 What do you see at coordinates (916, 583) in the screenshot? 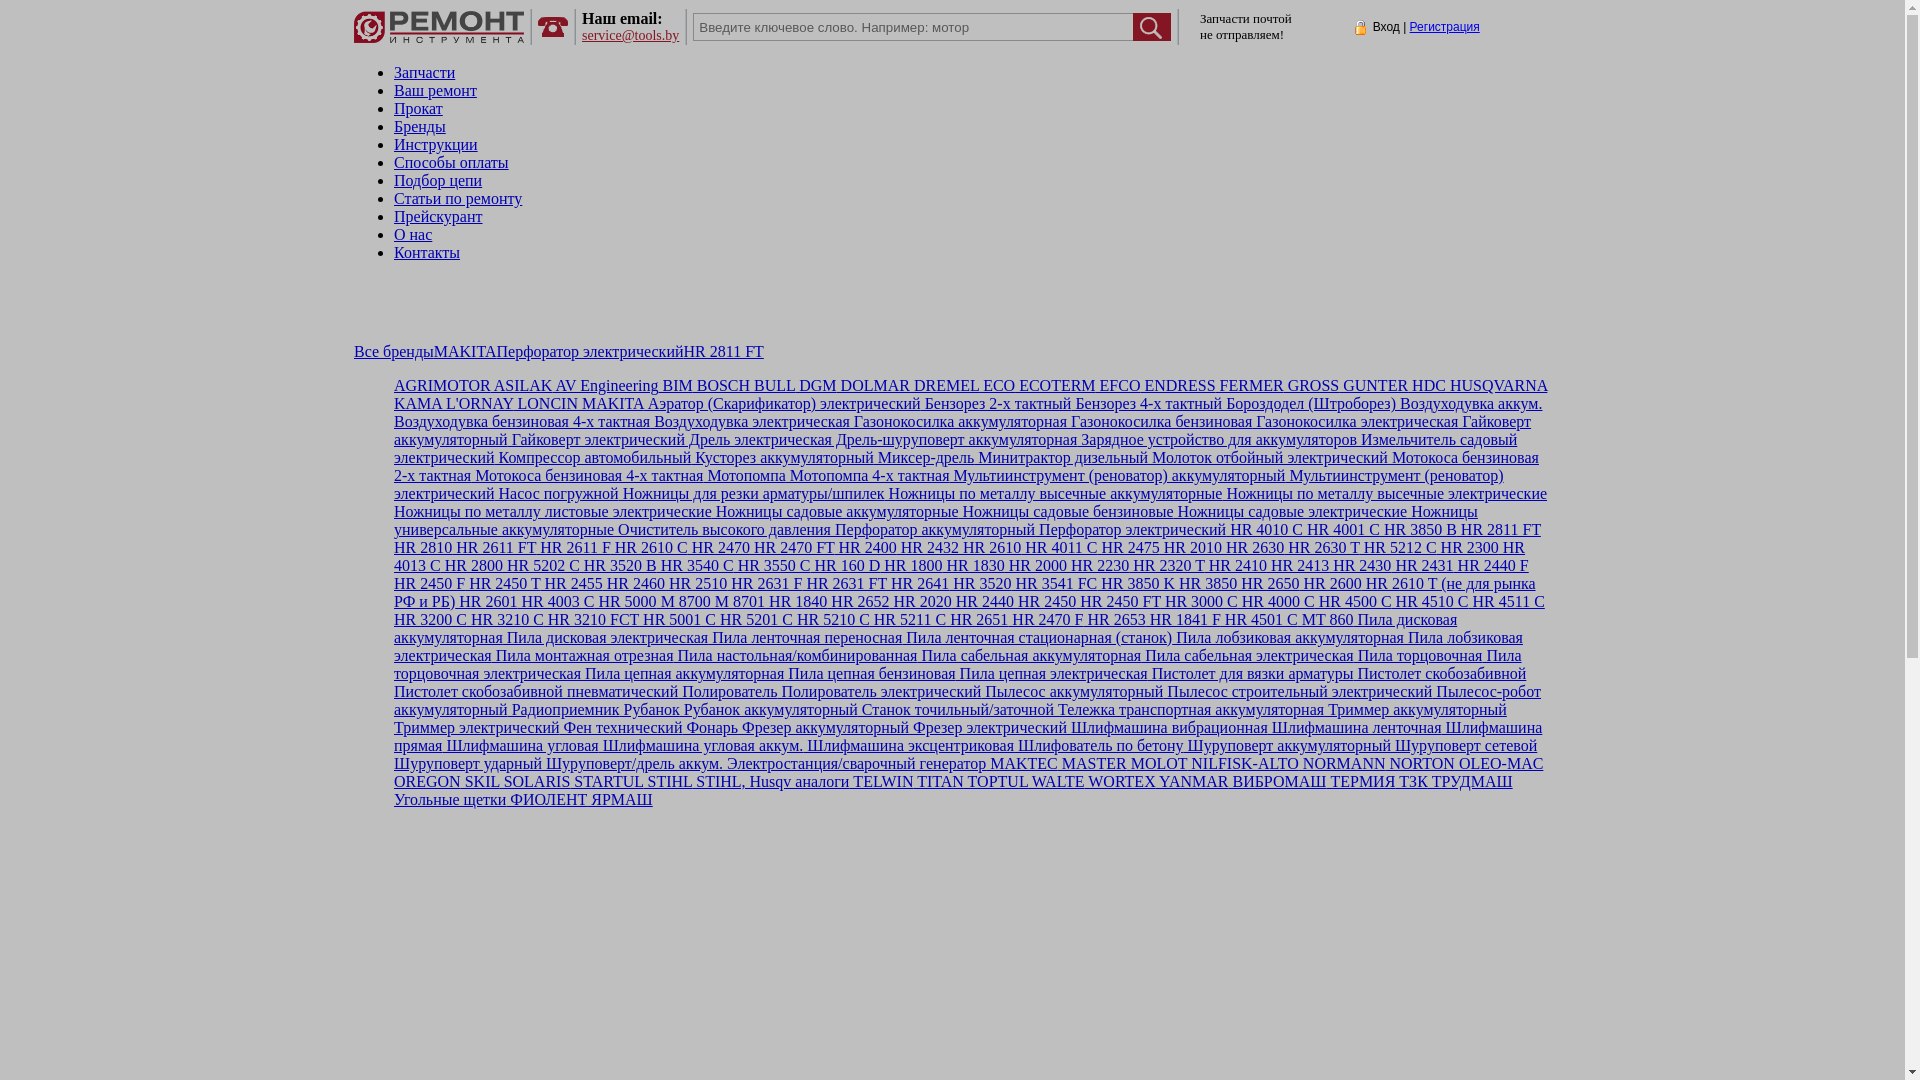
I see `'HR 2641'` at bounding box center [916, 583].